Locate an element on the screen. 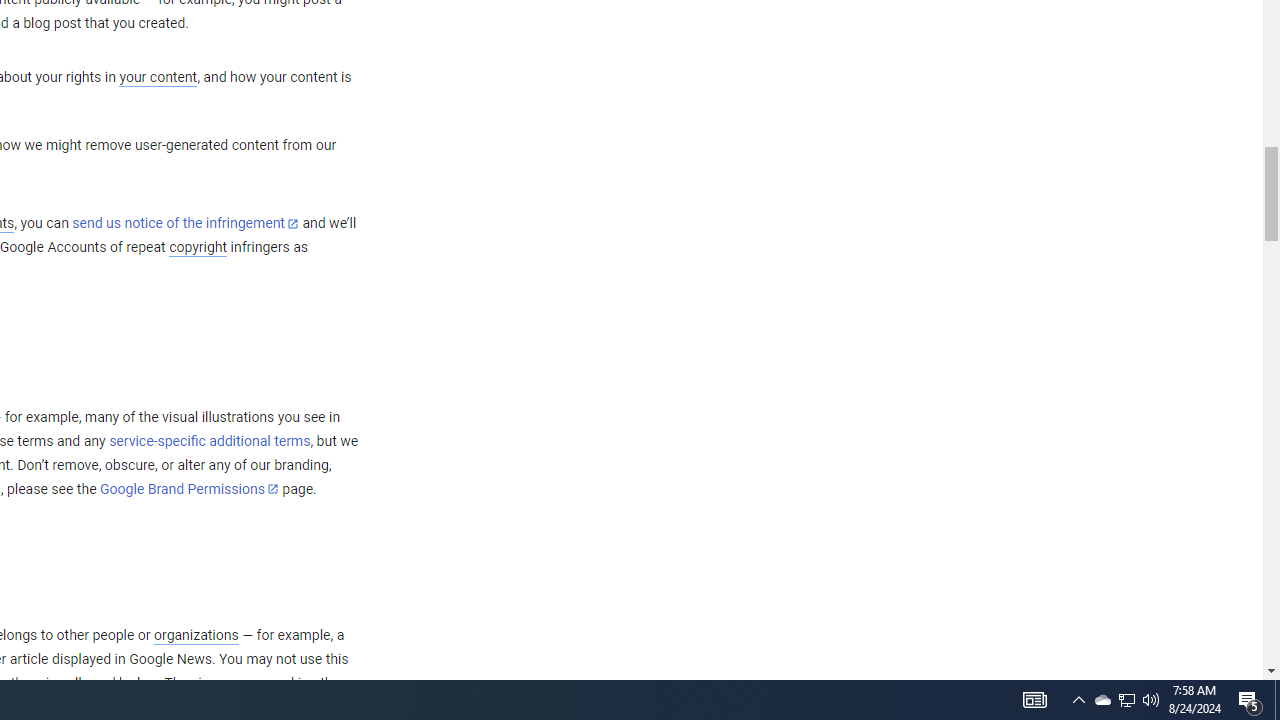 The width and height of the screenshot is (1280, 720). 'Google Brand Permissions' is located at coordinates (189, 489).